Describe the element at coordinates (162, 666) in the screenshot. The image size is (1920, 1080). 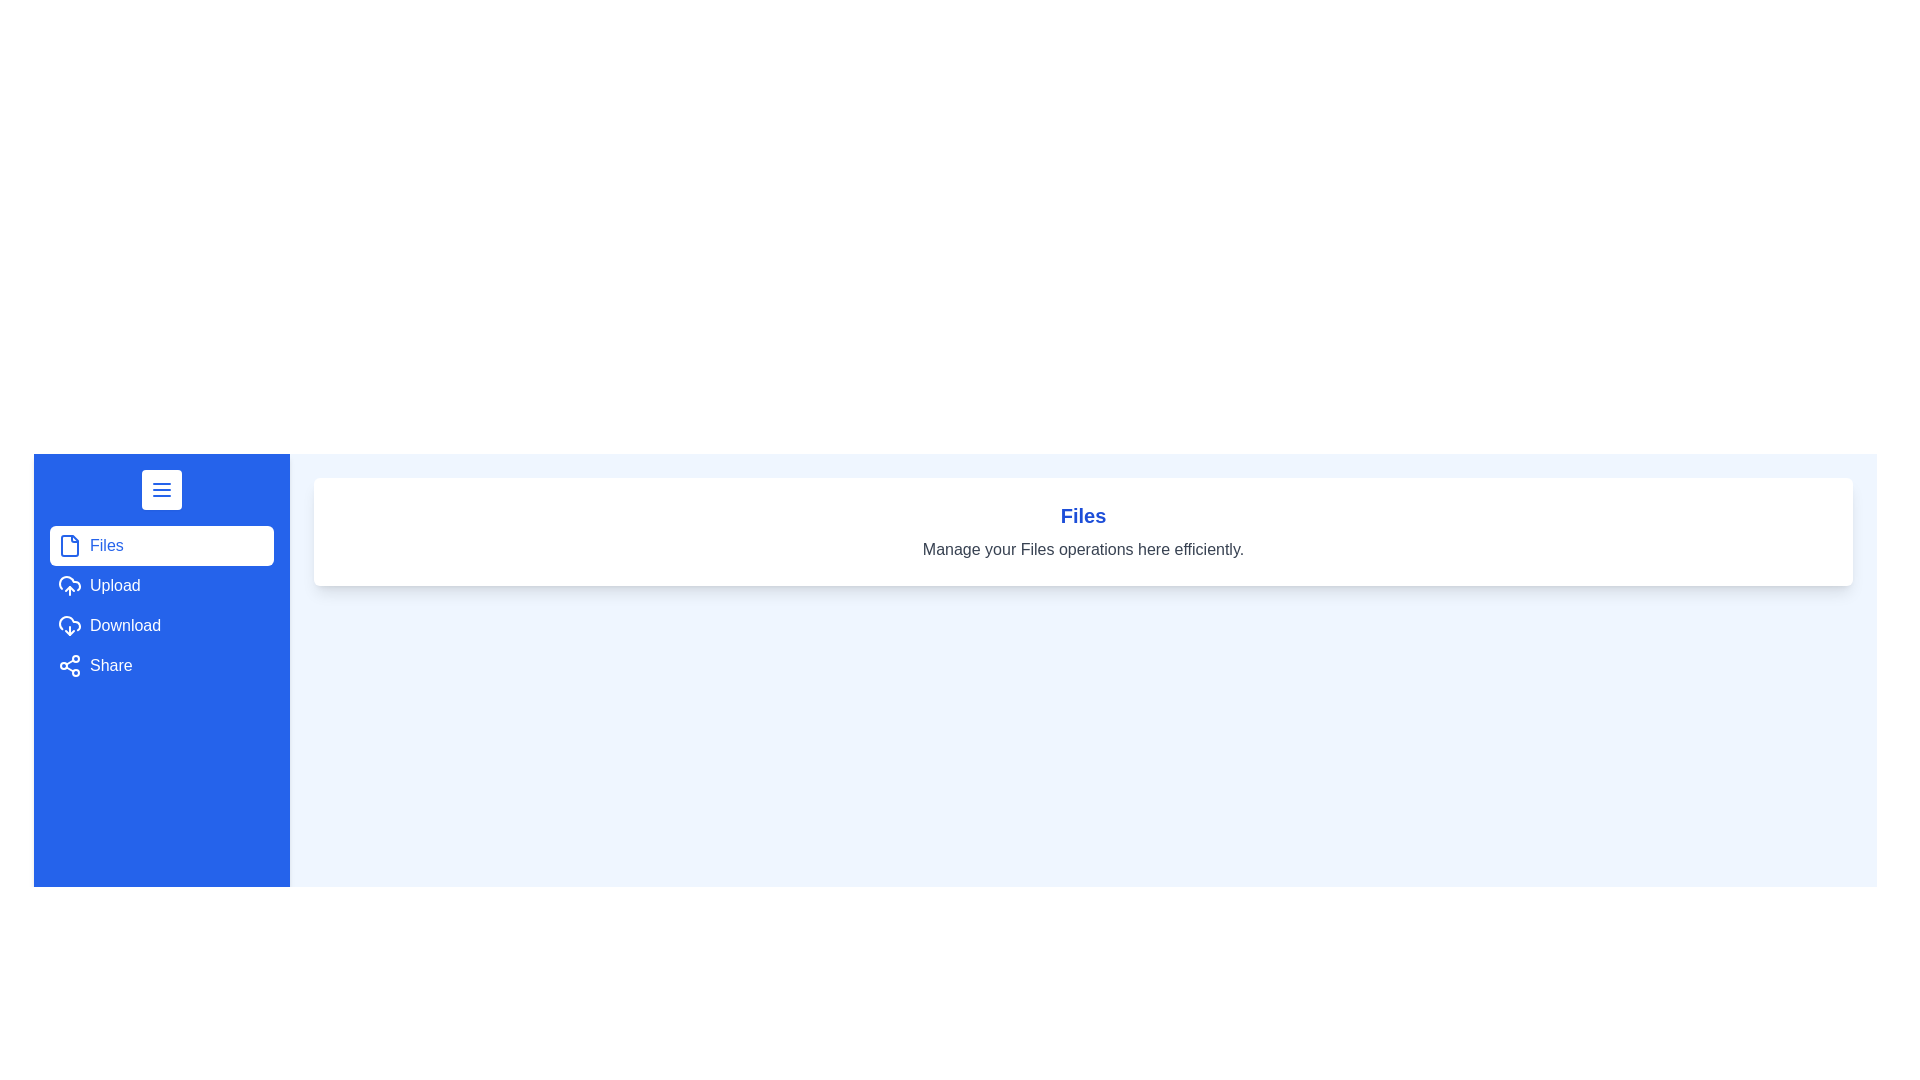
I see `the menu option Share from the drawer` at that location.